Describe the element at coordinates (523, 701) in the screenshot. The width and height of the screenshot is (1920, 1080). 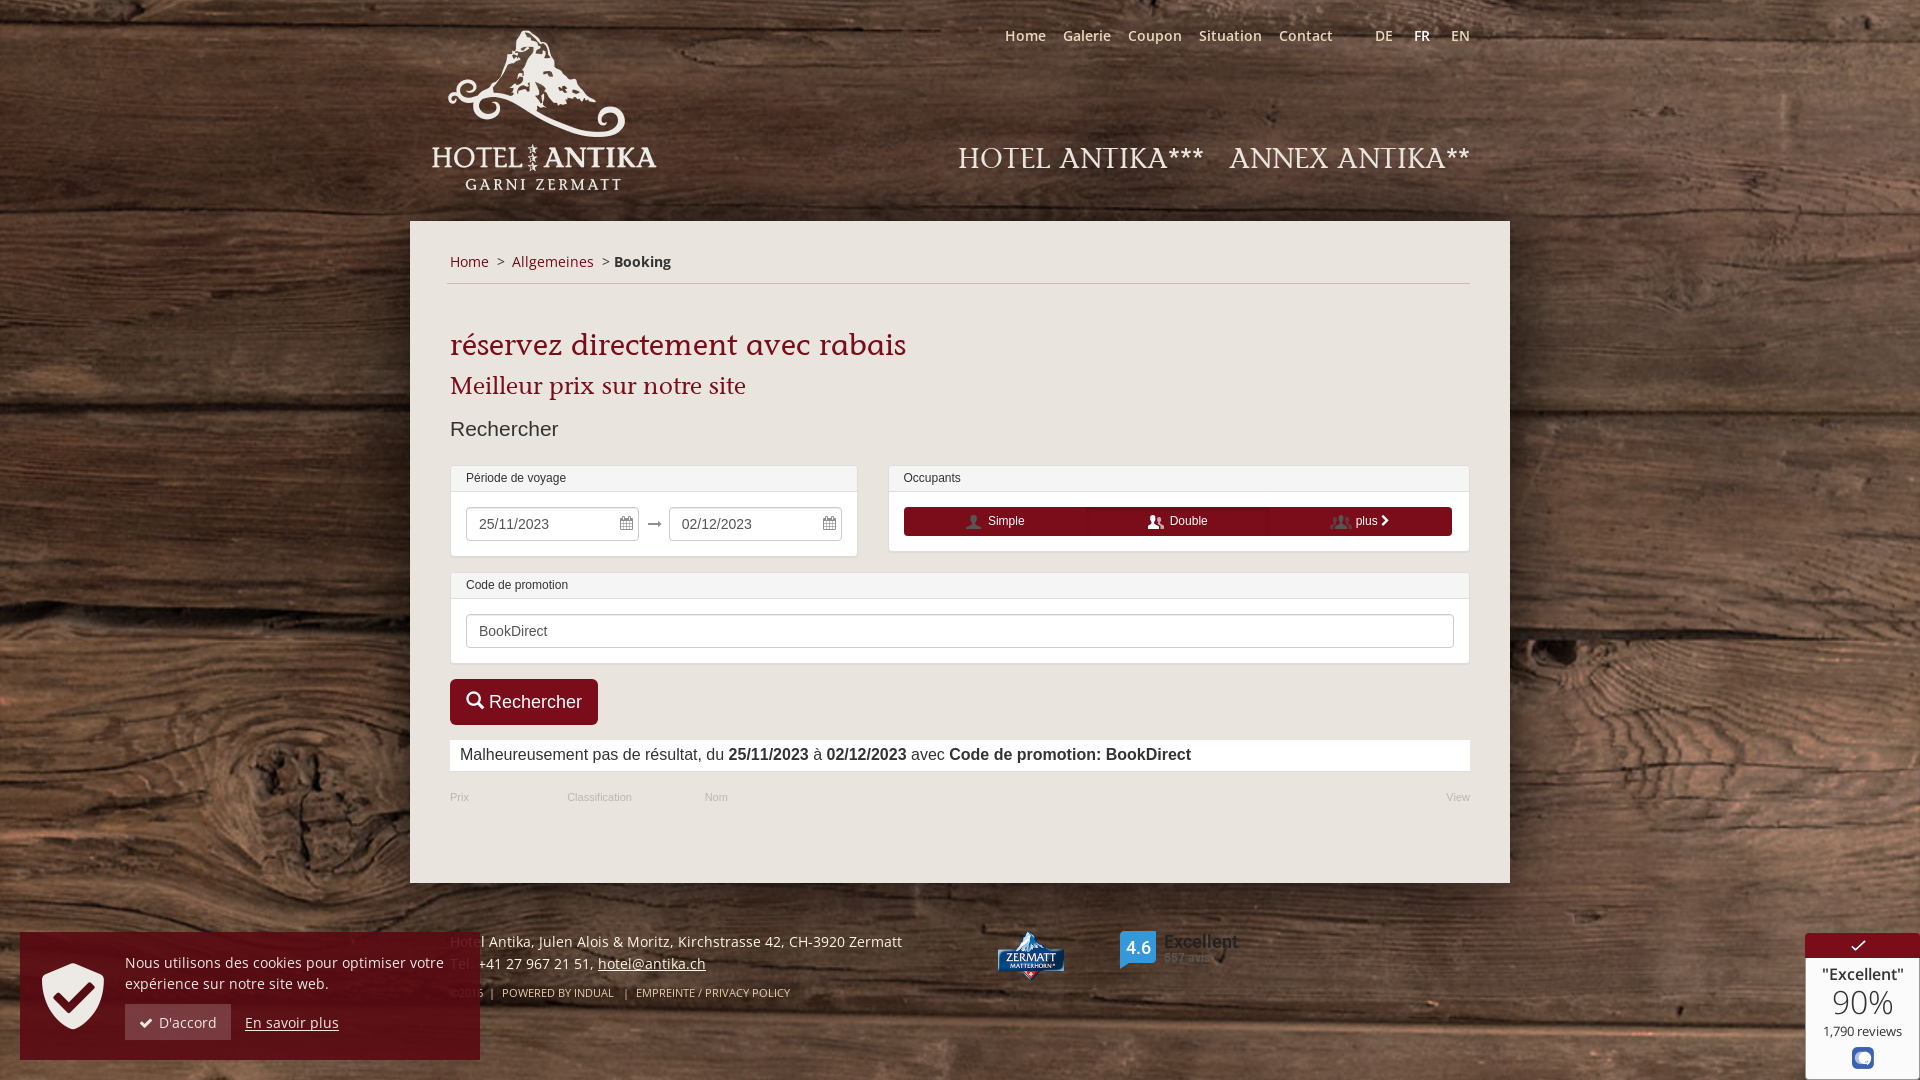
I see `'Rechercher'` at that location.